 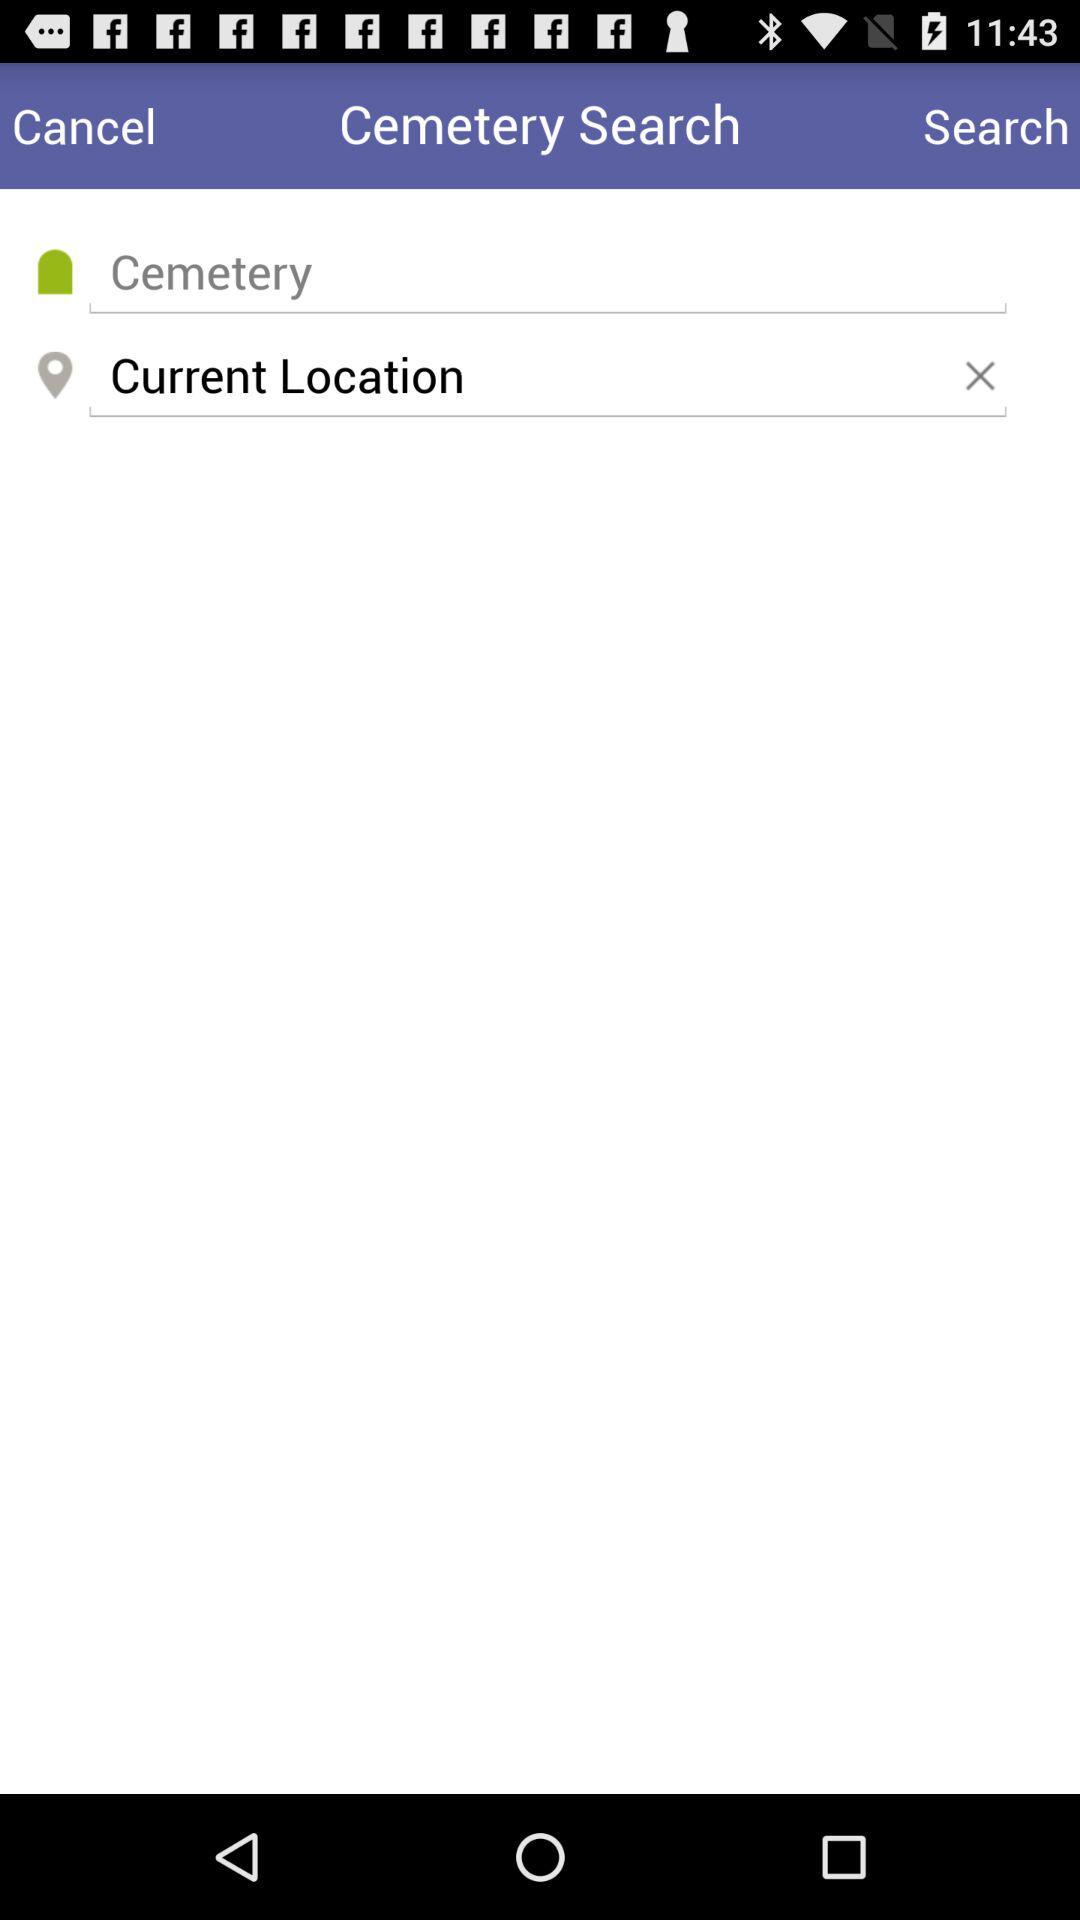 I want to click on icon next to the cemetery search app, so click(x=83, y=124).